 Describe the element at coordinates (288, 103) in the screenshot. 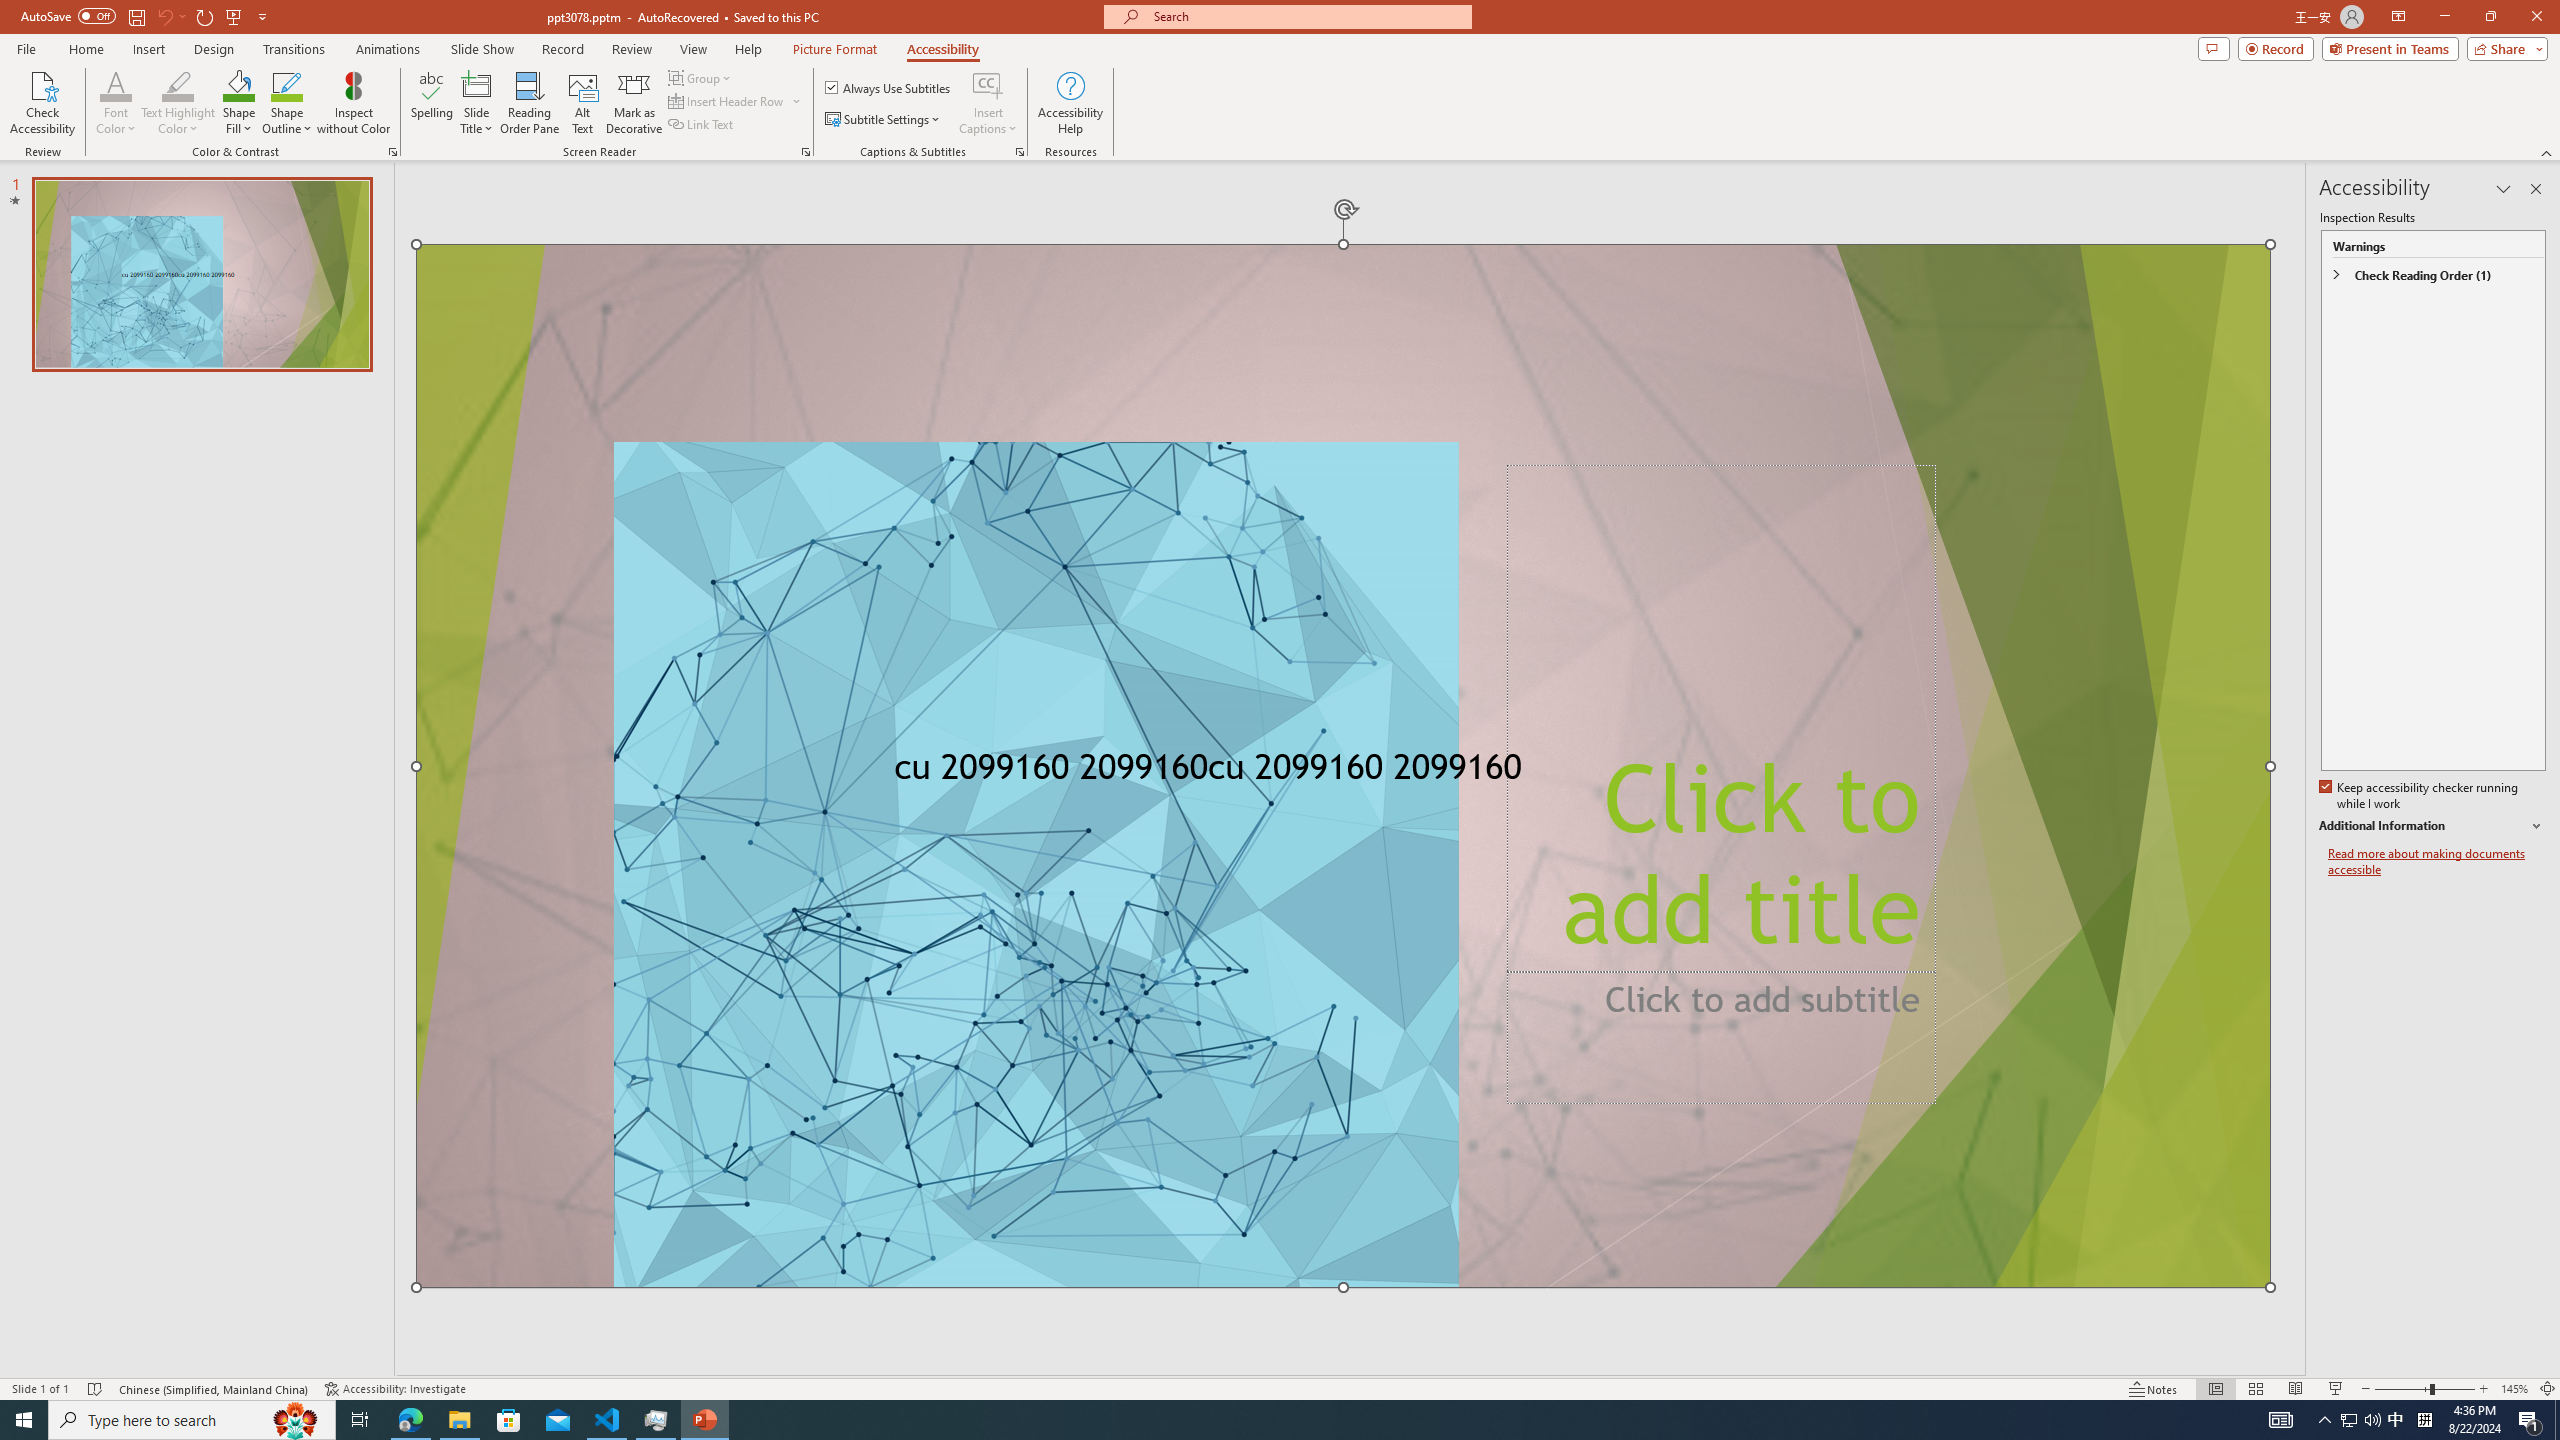

I see `'Shape Outline'` at that location.